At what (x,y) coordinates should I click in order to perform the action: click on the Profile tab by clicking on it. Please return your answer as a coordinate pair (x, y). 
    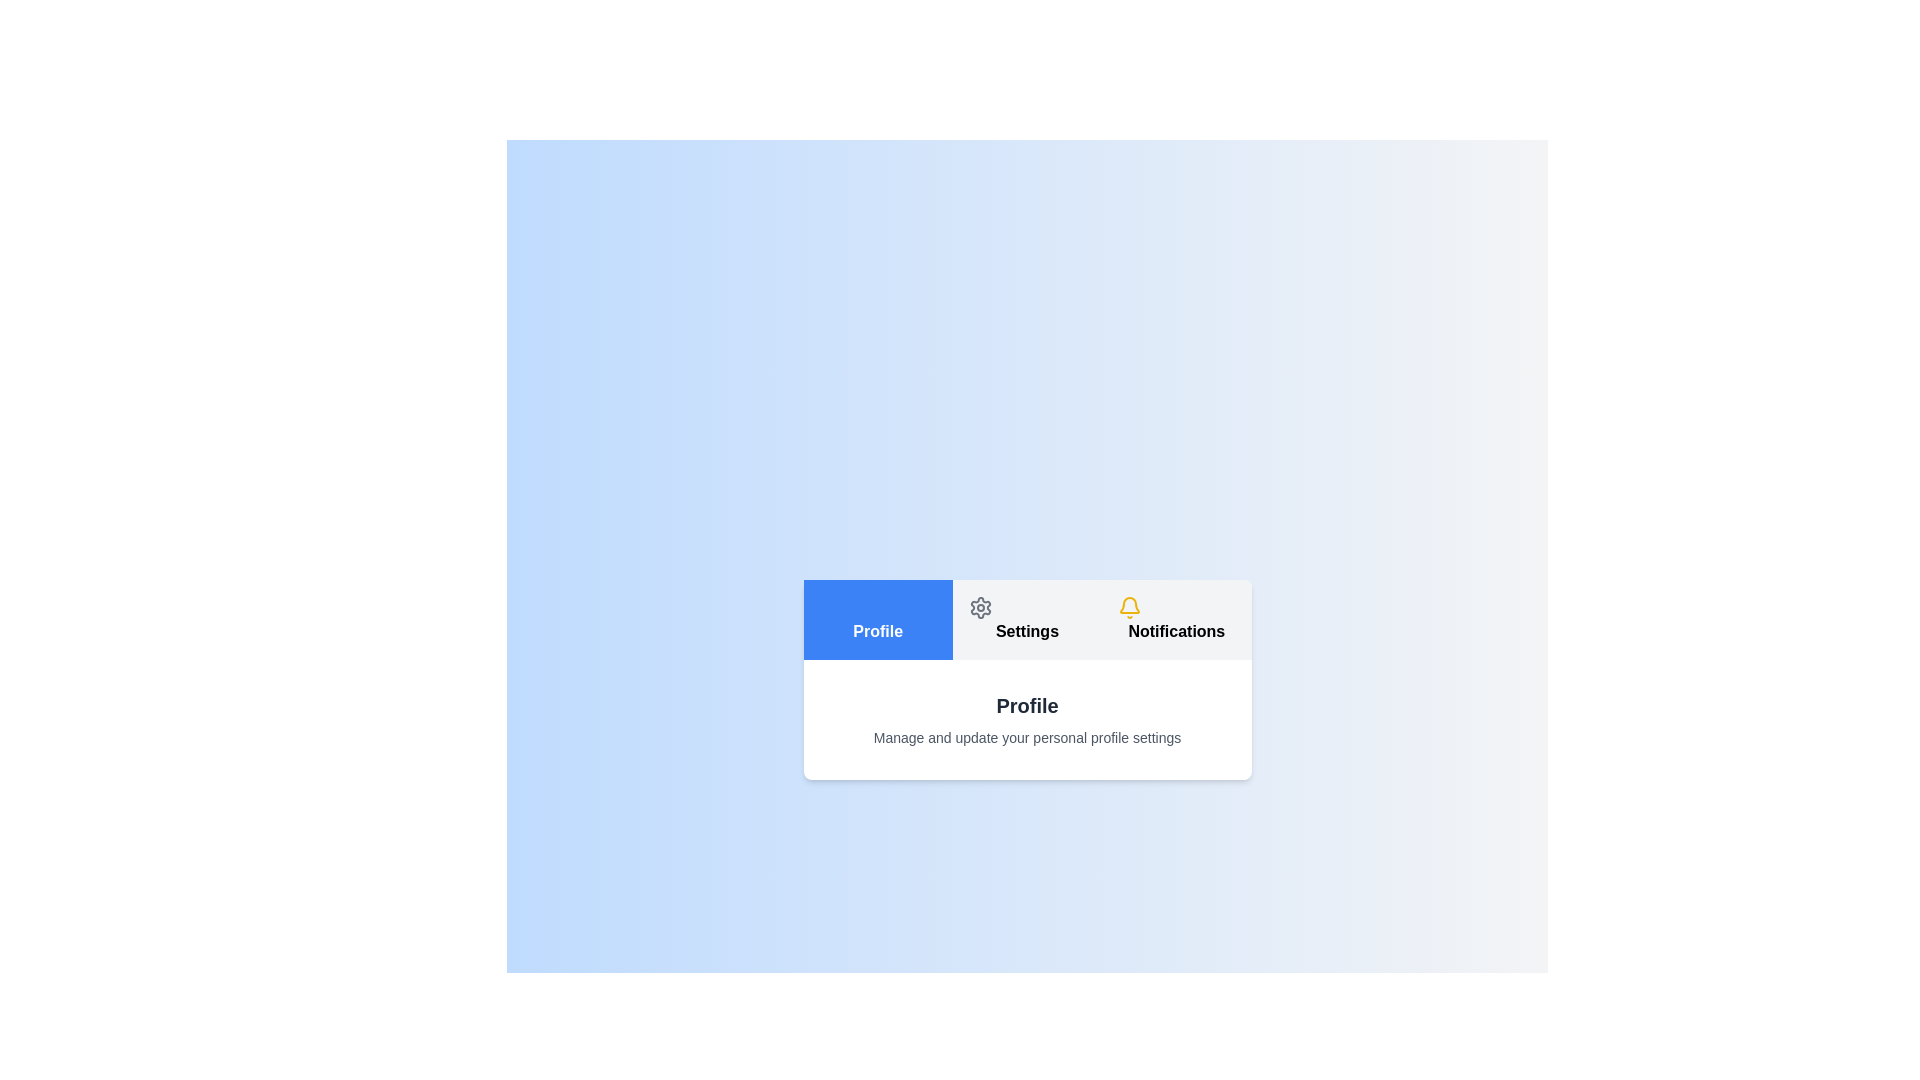
    Looking at the image, I should click on (878, 619).